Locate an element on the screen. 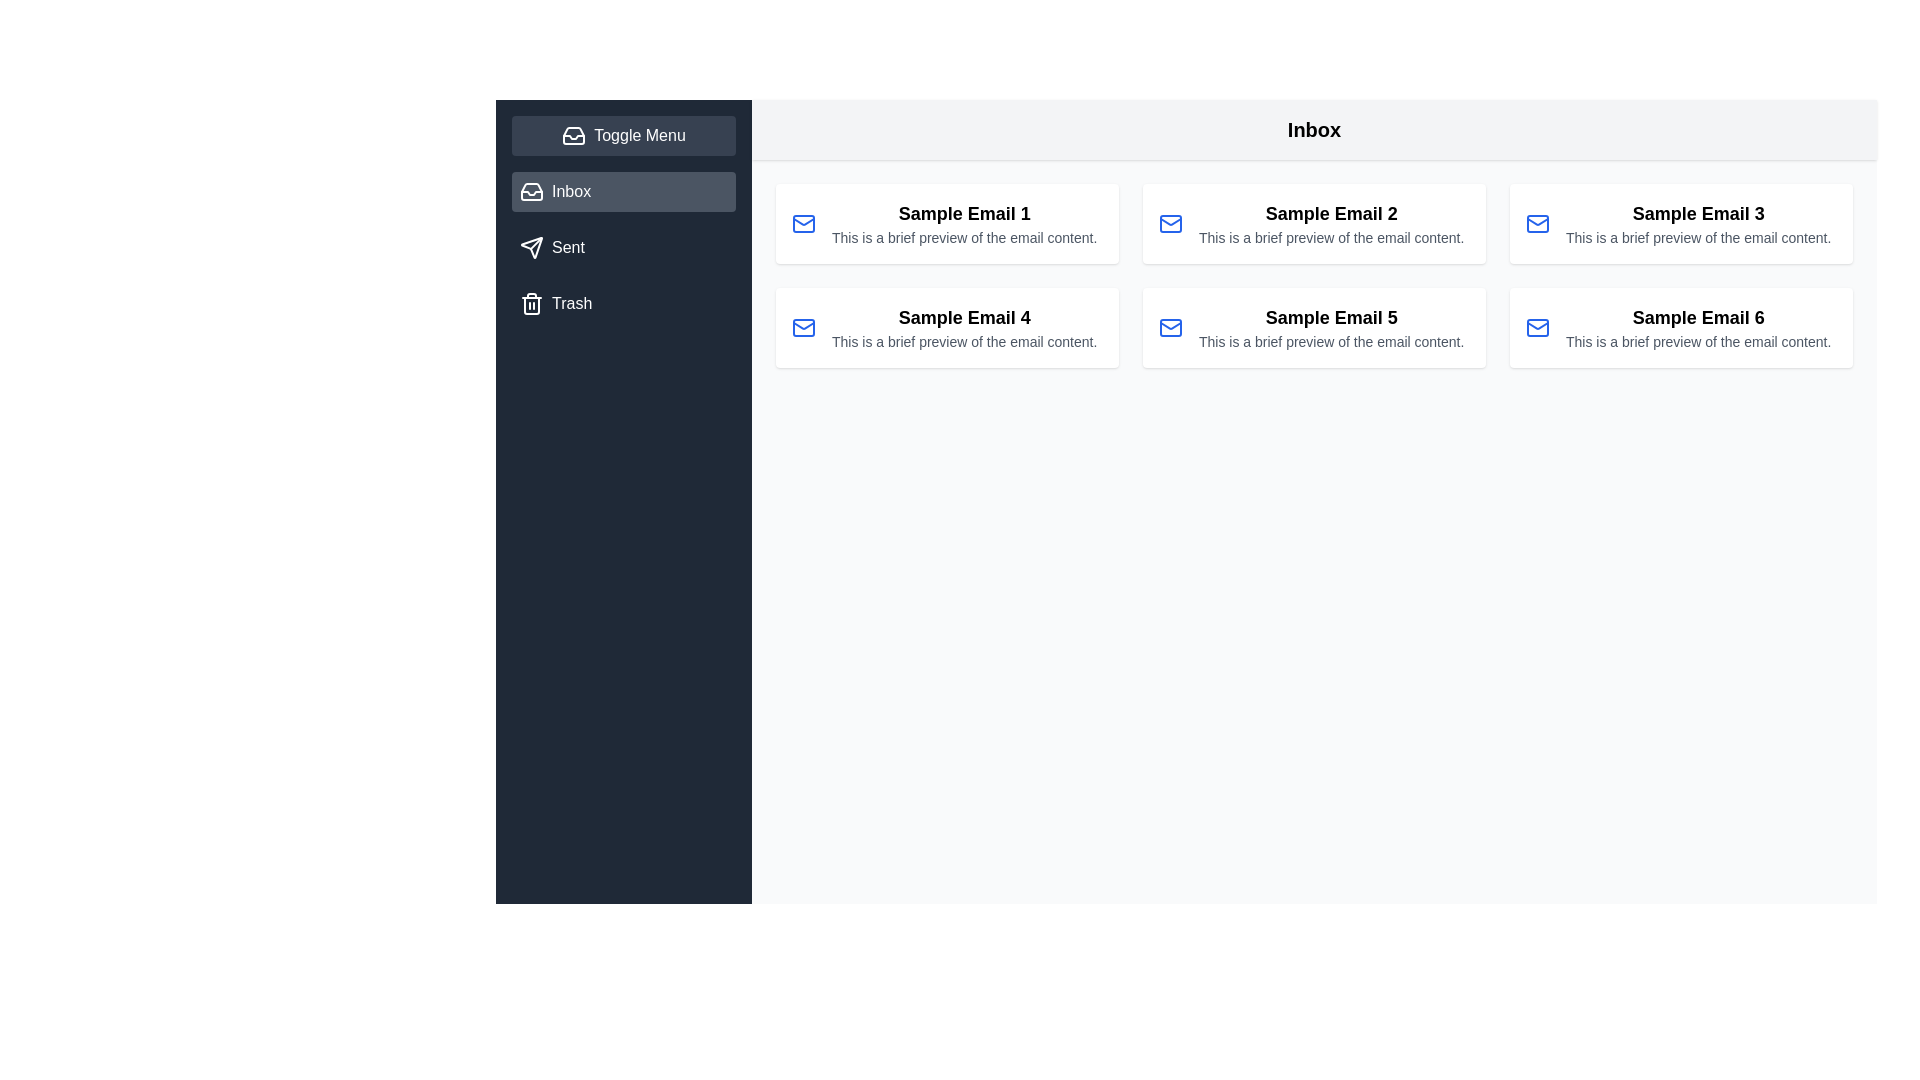 This screenshot has width=1920, height=1080. the blue envelope icon associated with 'Sample Email 2' in the email preview card is located at coordinates (1171, 223).